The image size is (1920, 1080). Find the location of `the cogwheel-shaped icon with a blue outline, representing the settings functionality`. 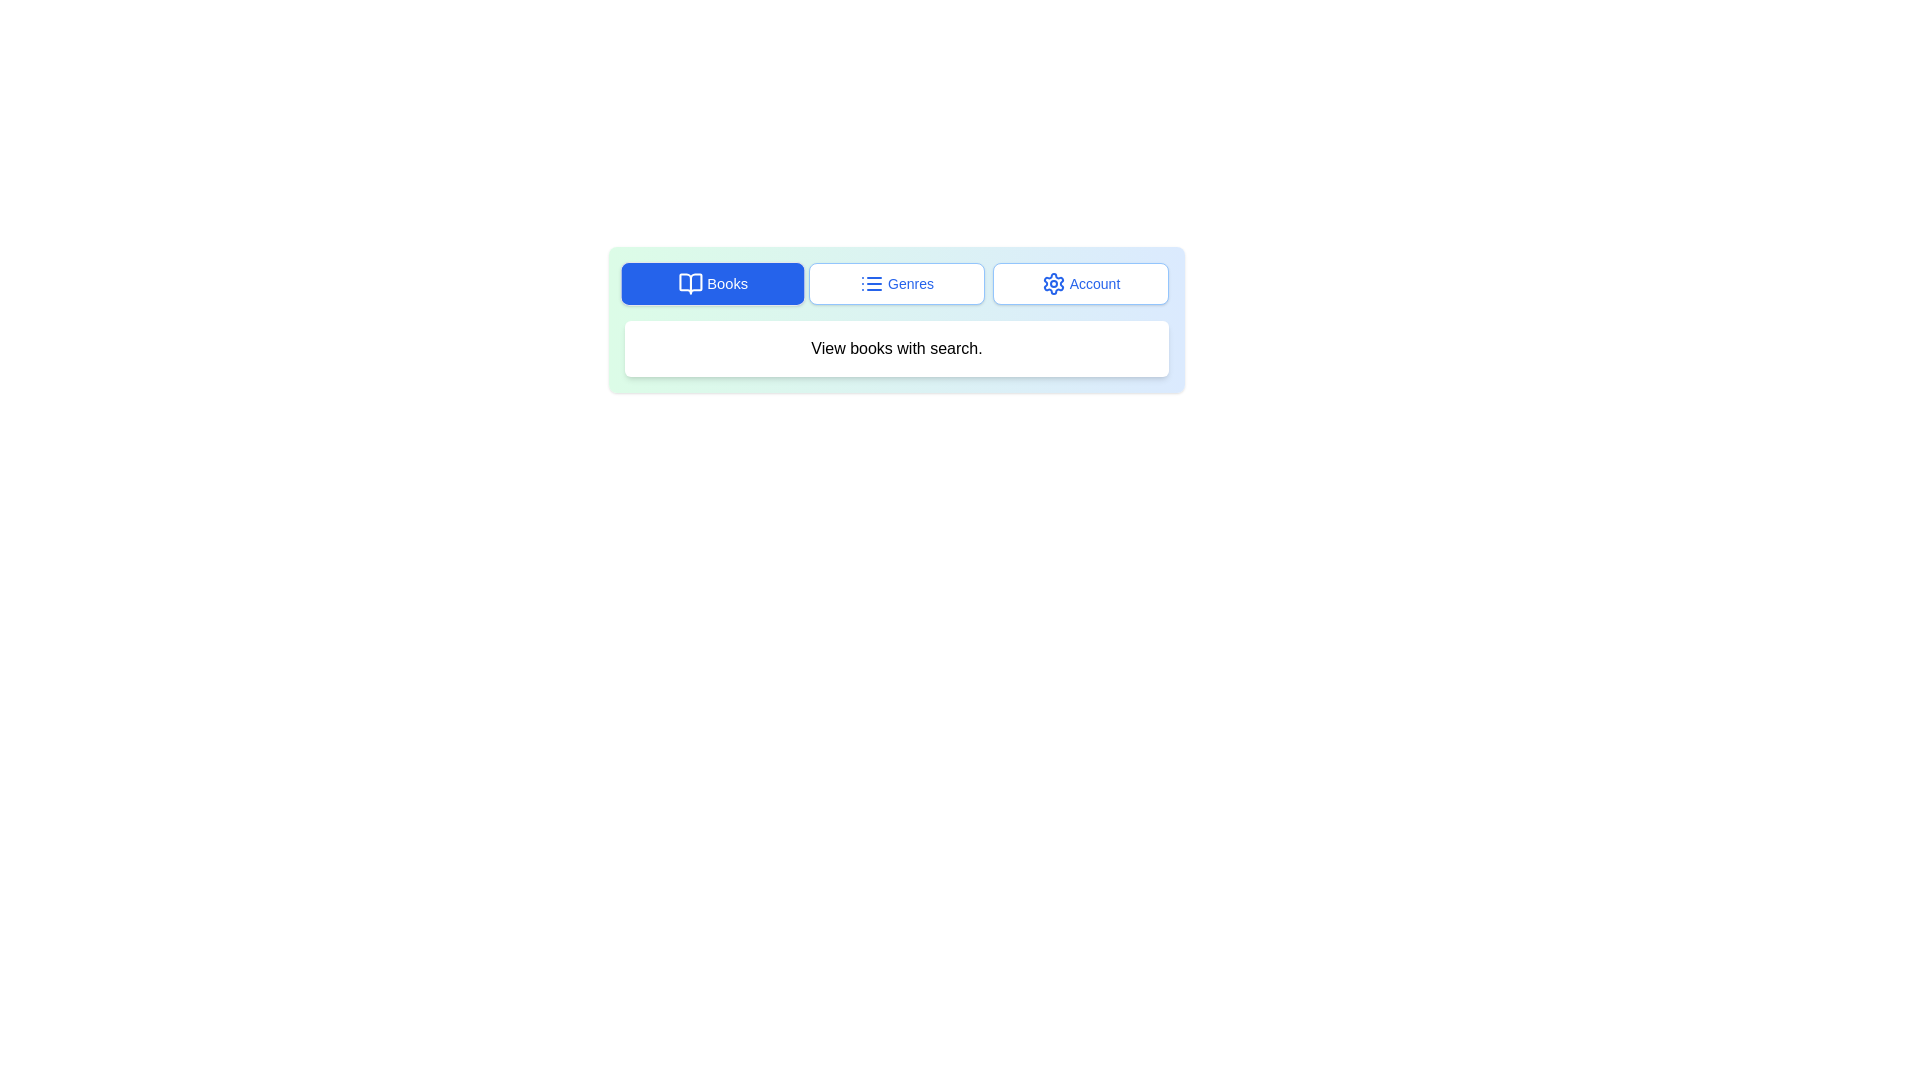

the cogwheel-shaped icon with a blue outline, representing the settings functionality is located at coordinates (1052, 284).